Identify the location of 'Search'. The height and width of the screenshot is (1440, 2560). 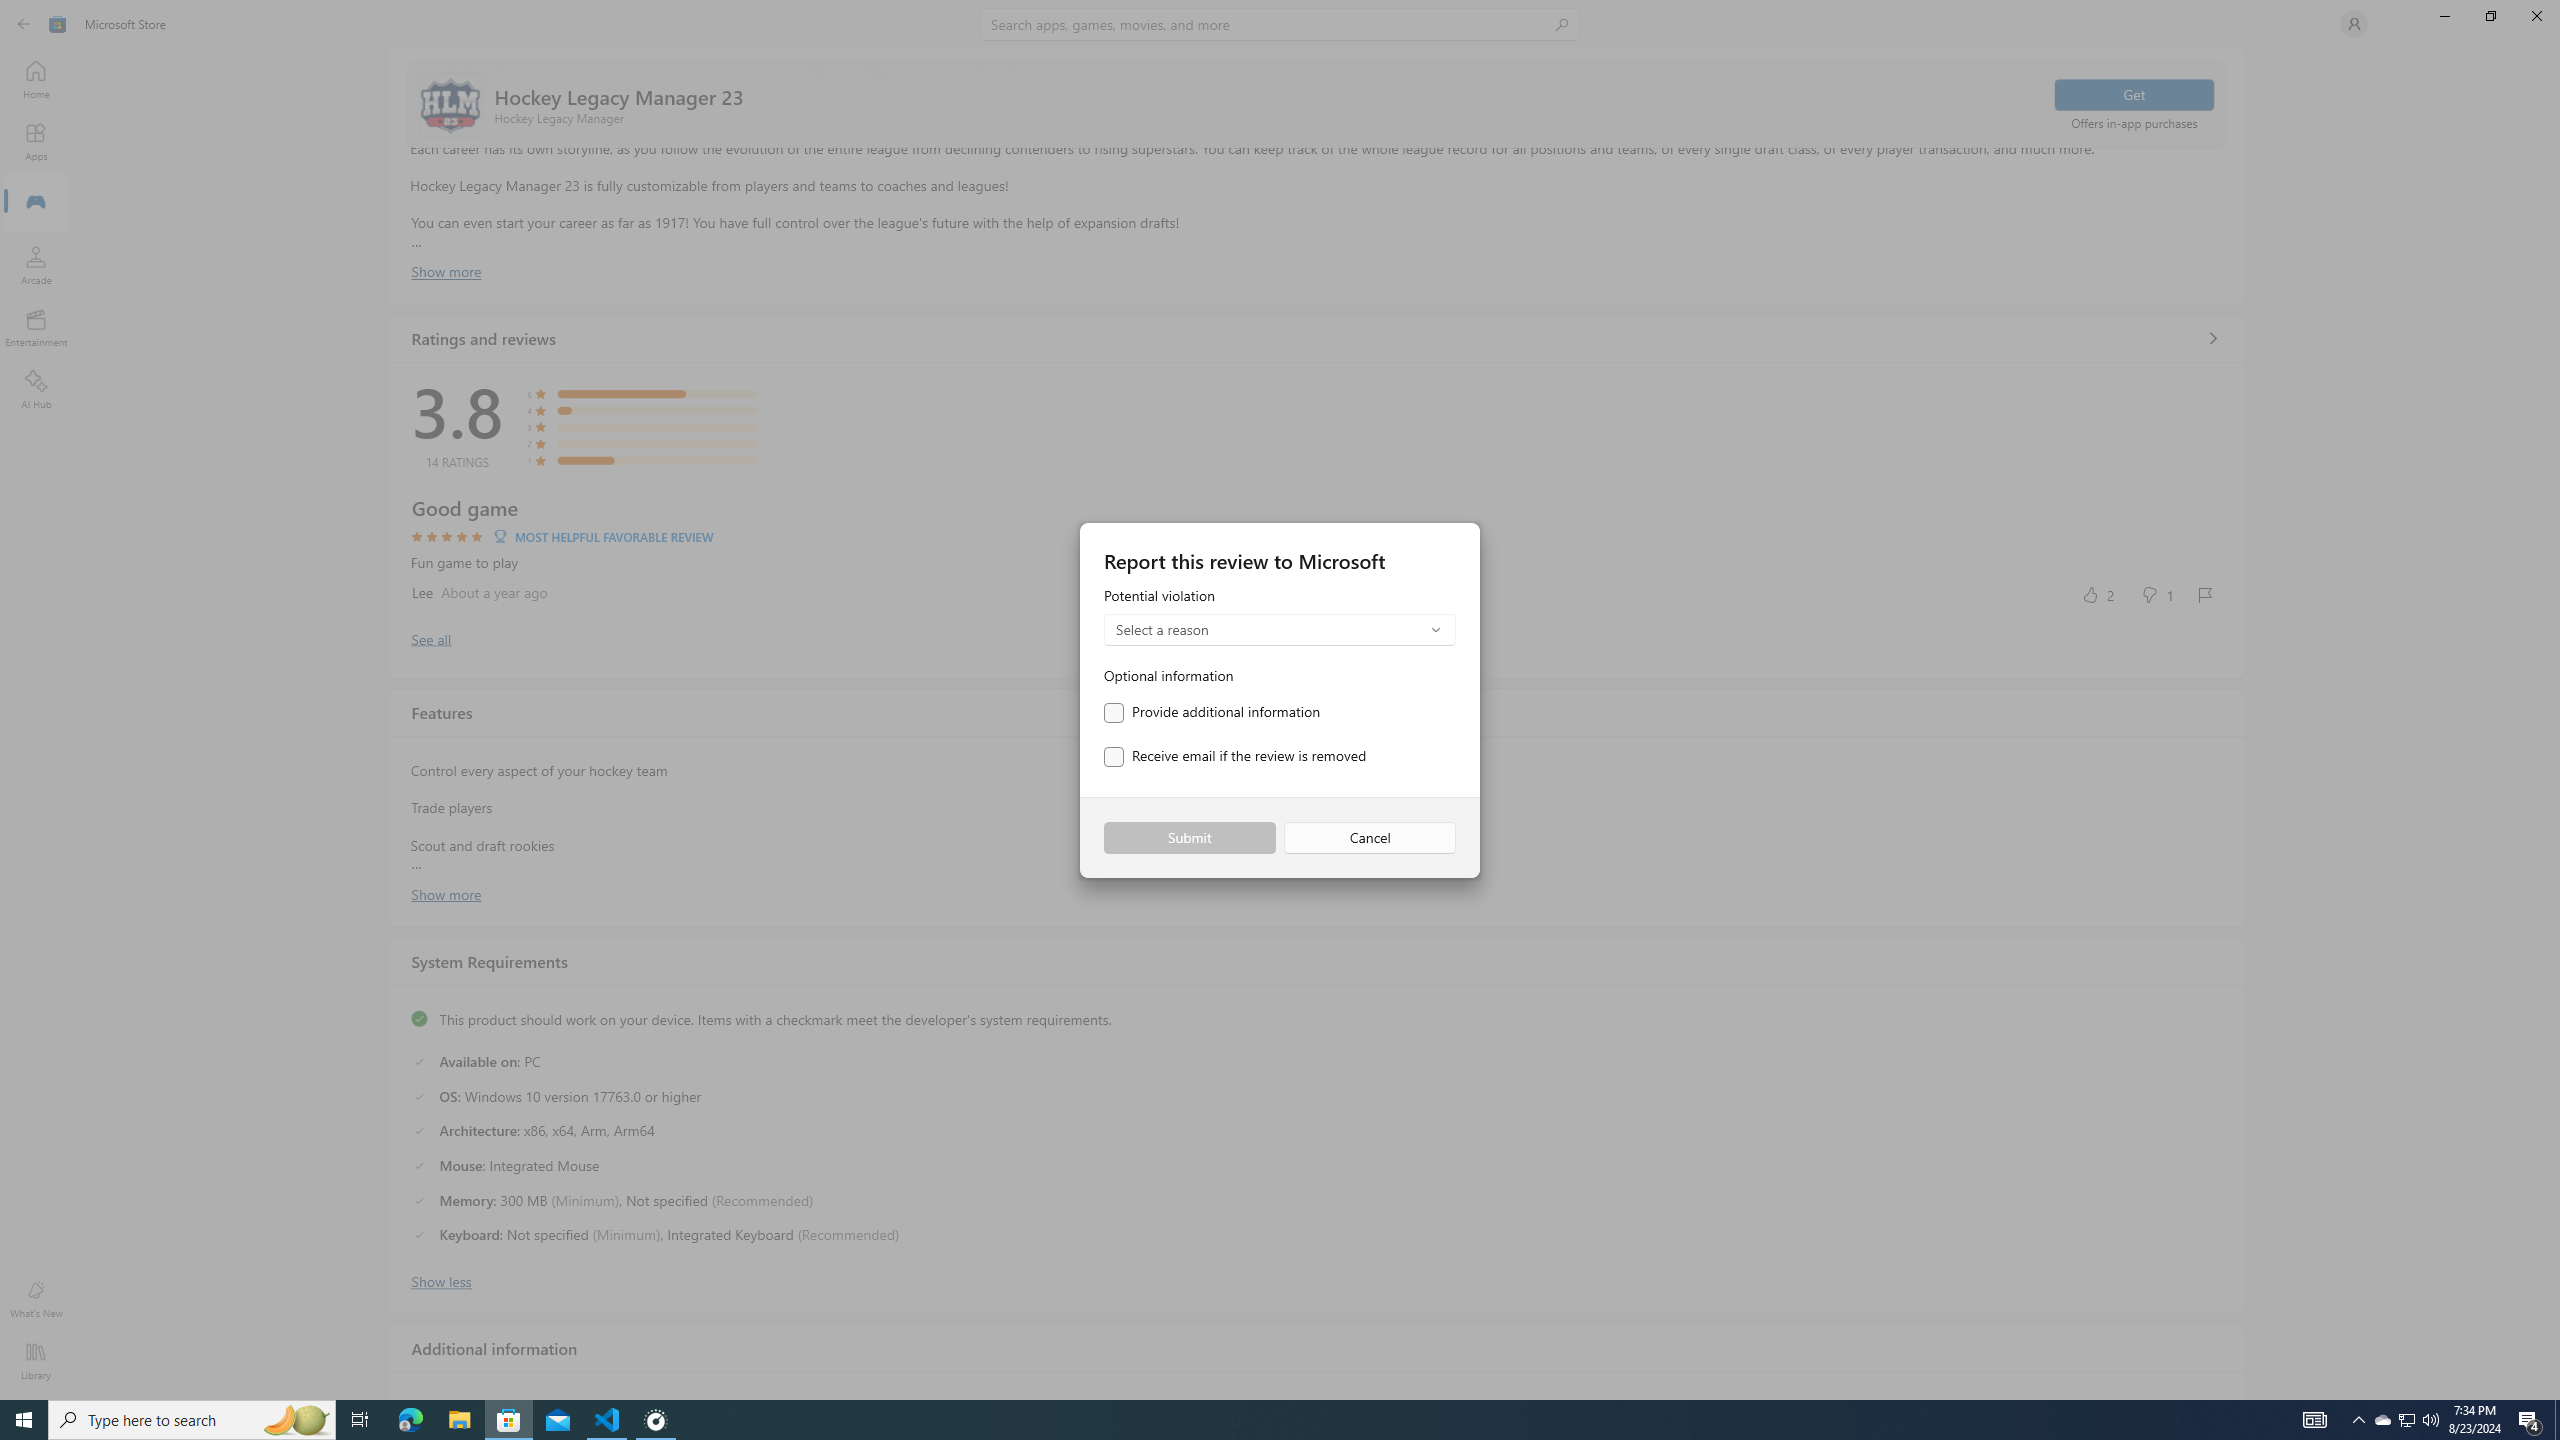
(1280, 23).